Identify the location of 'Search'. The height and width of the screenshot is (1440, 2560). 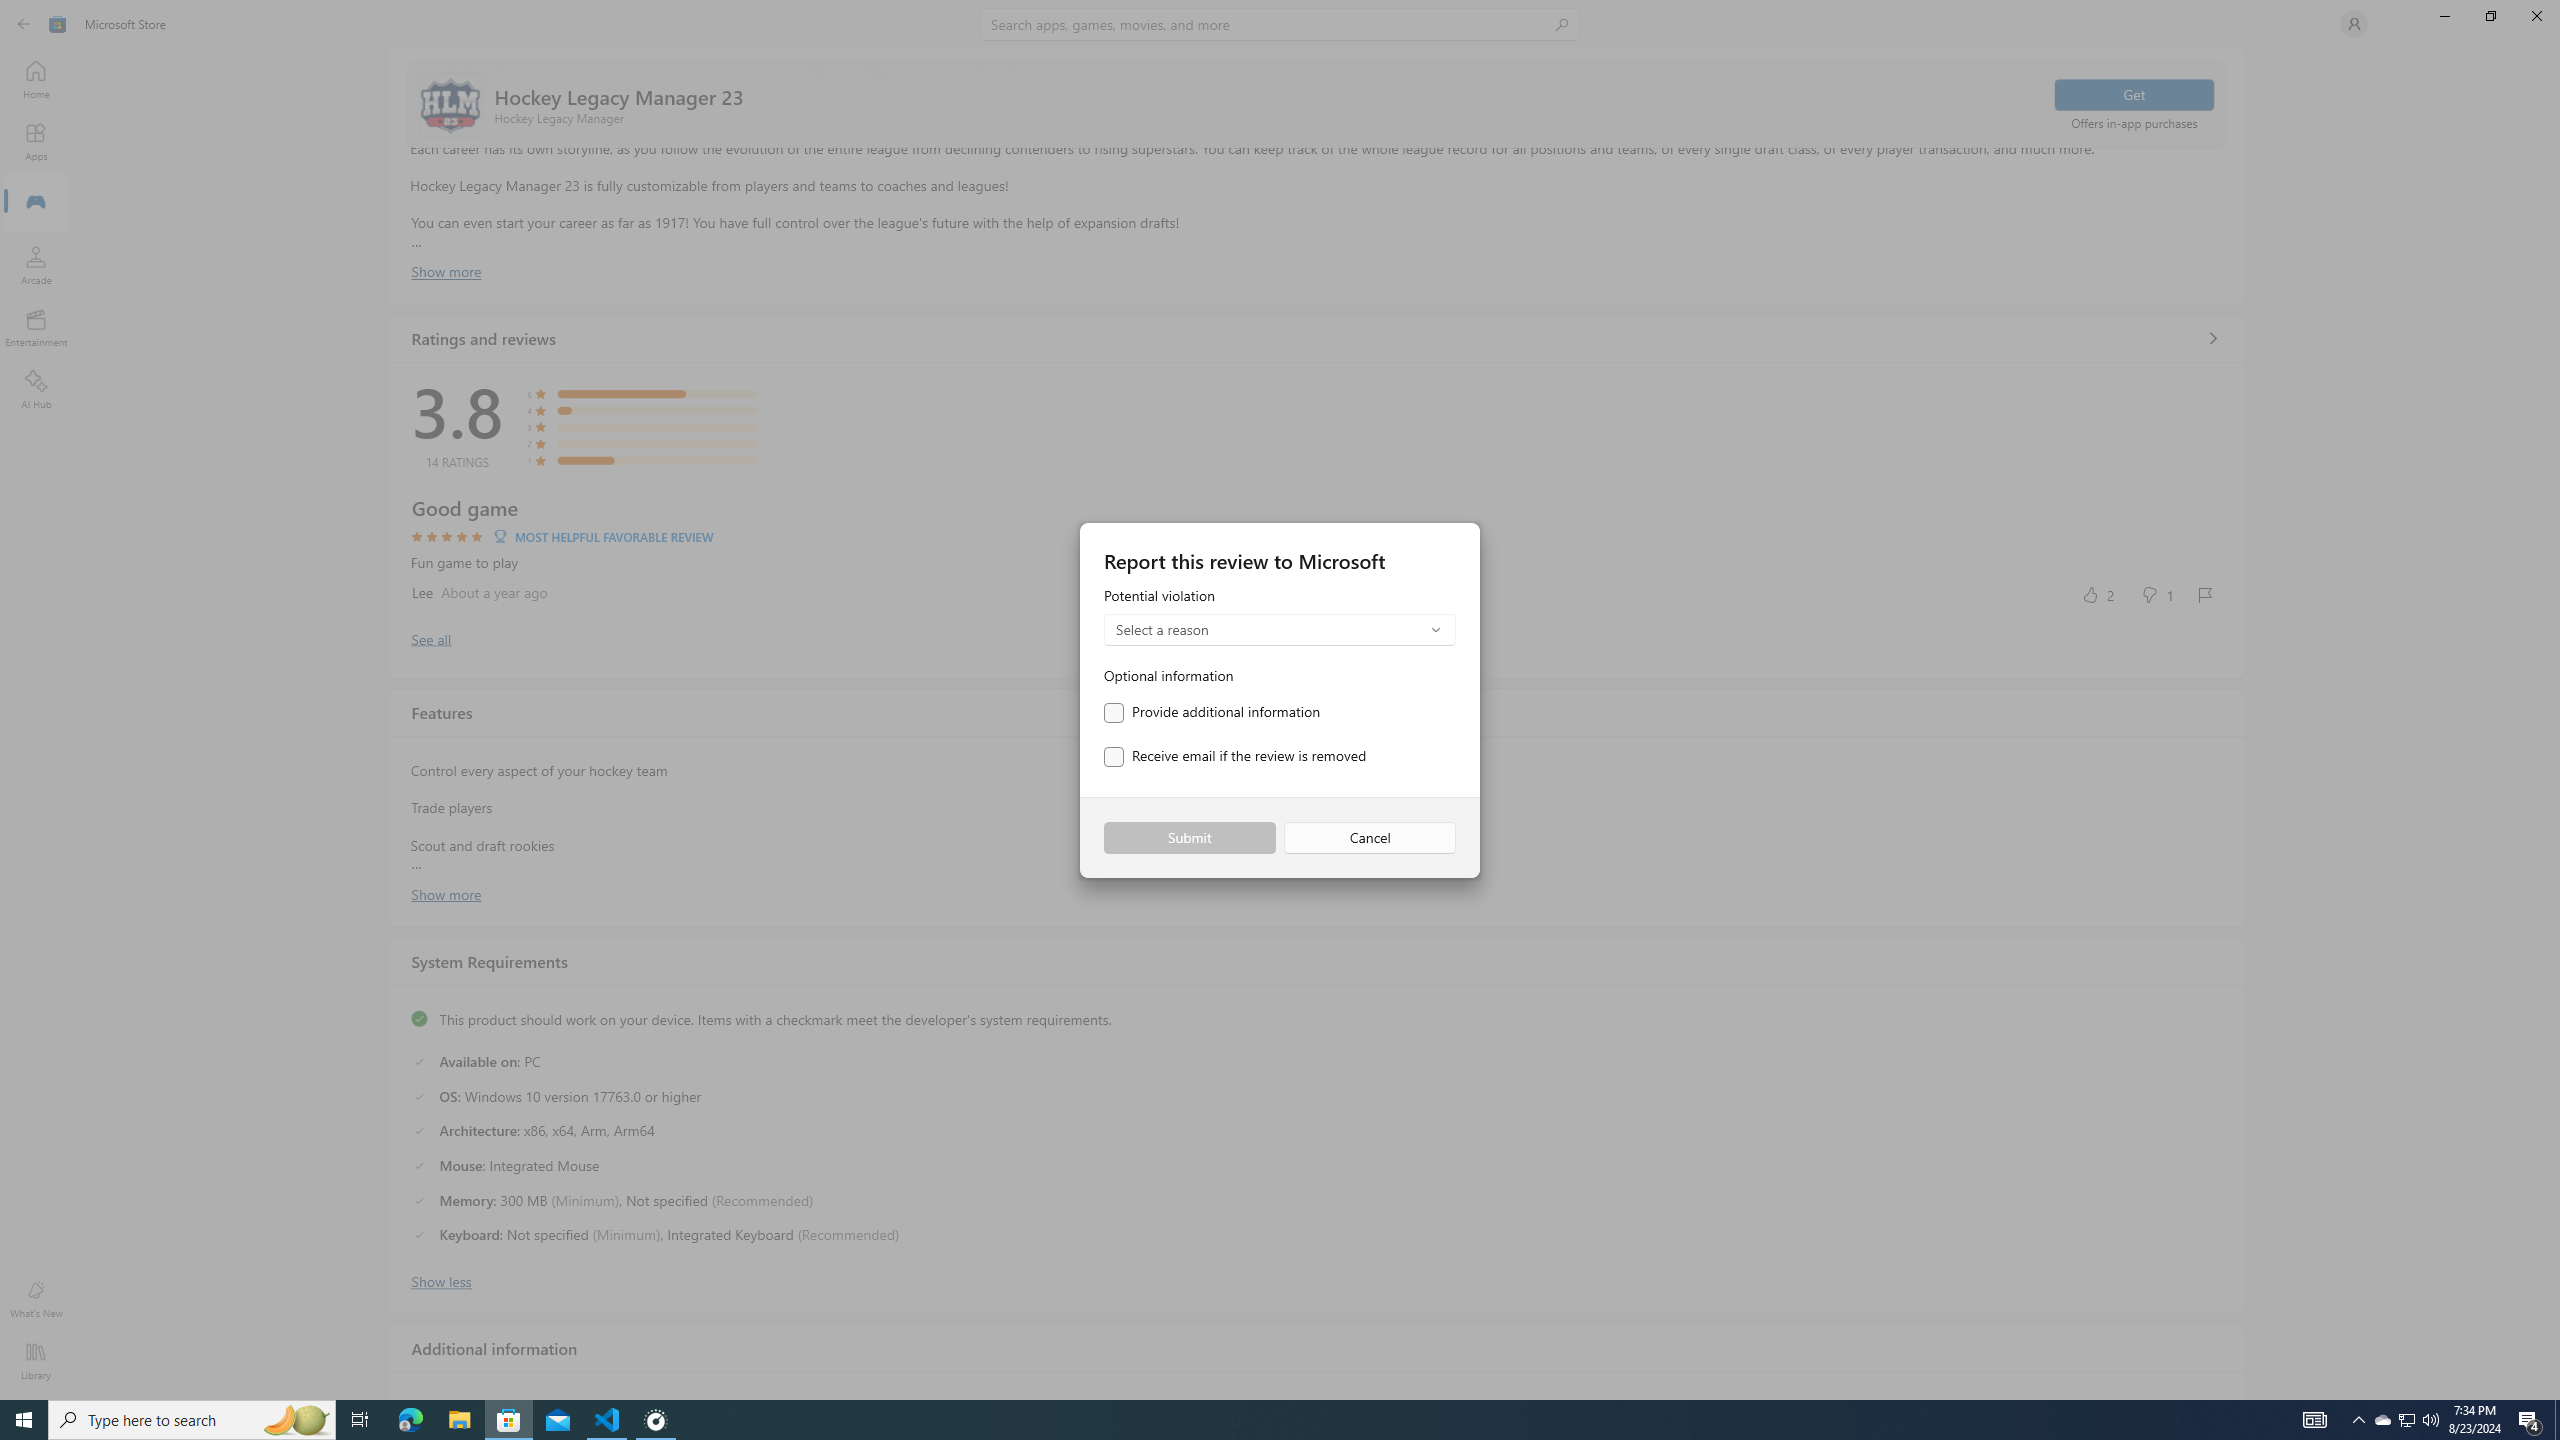
(1280, 23).